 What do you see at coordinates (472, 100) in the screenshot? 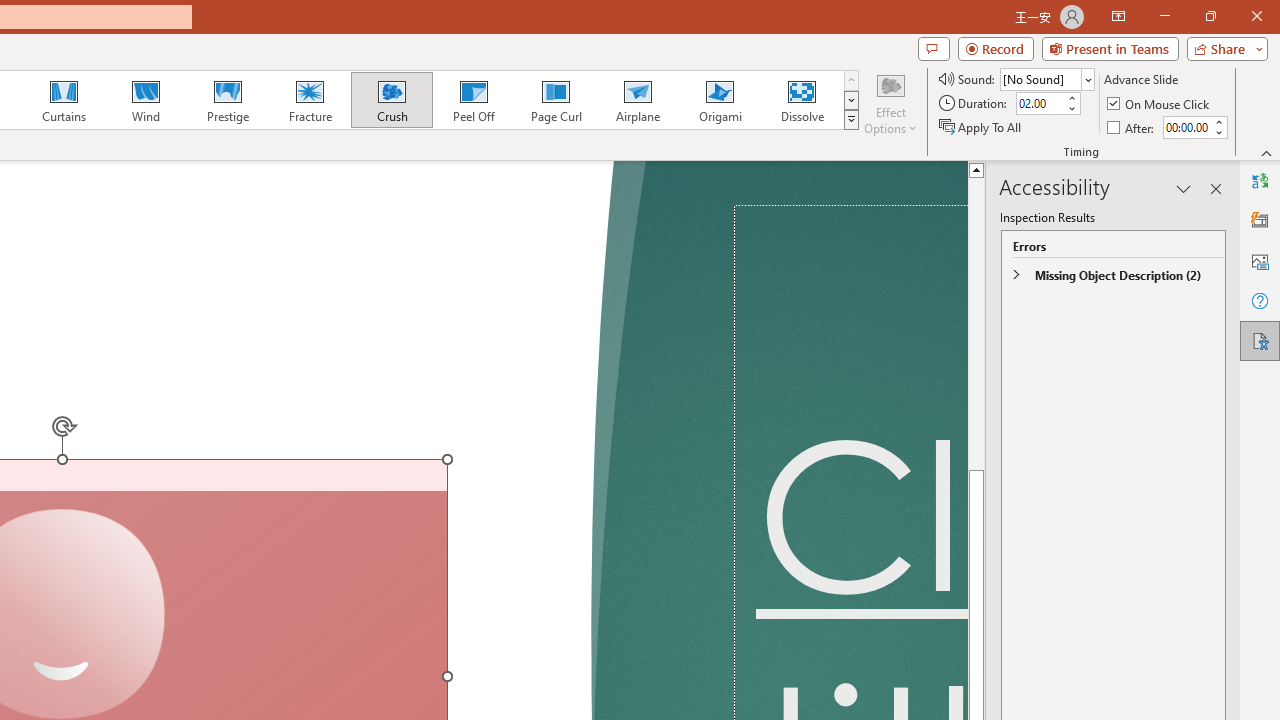
I see `'Peel Off'` at bounding box center [472, 100].